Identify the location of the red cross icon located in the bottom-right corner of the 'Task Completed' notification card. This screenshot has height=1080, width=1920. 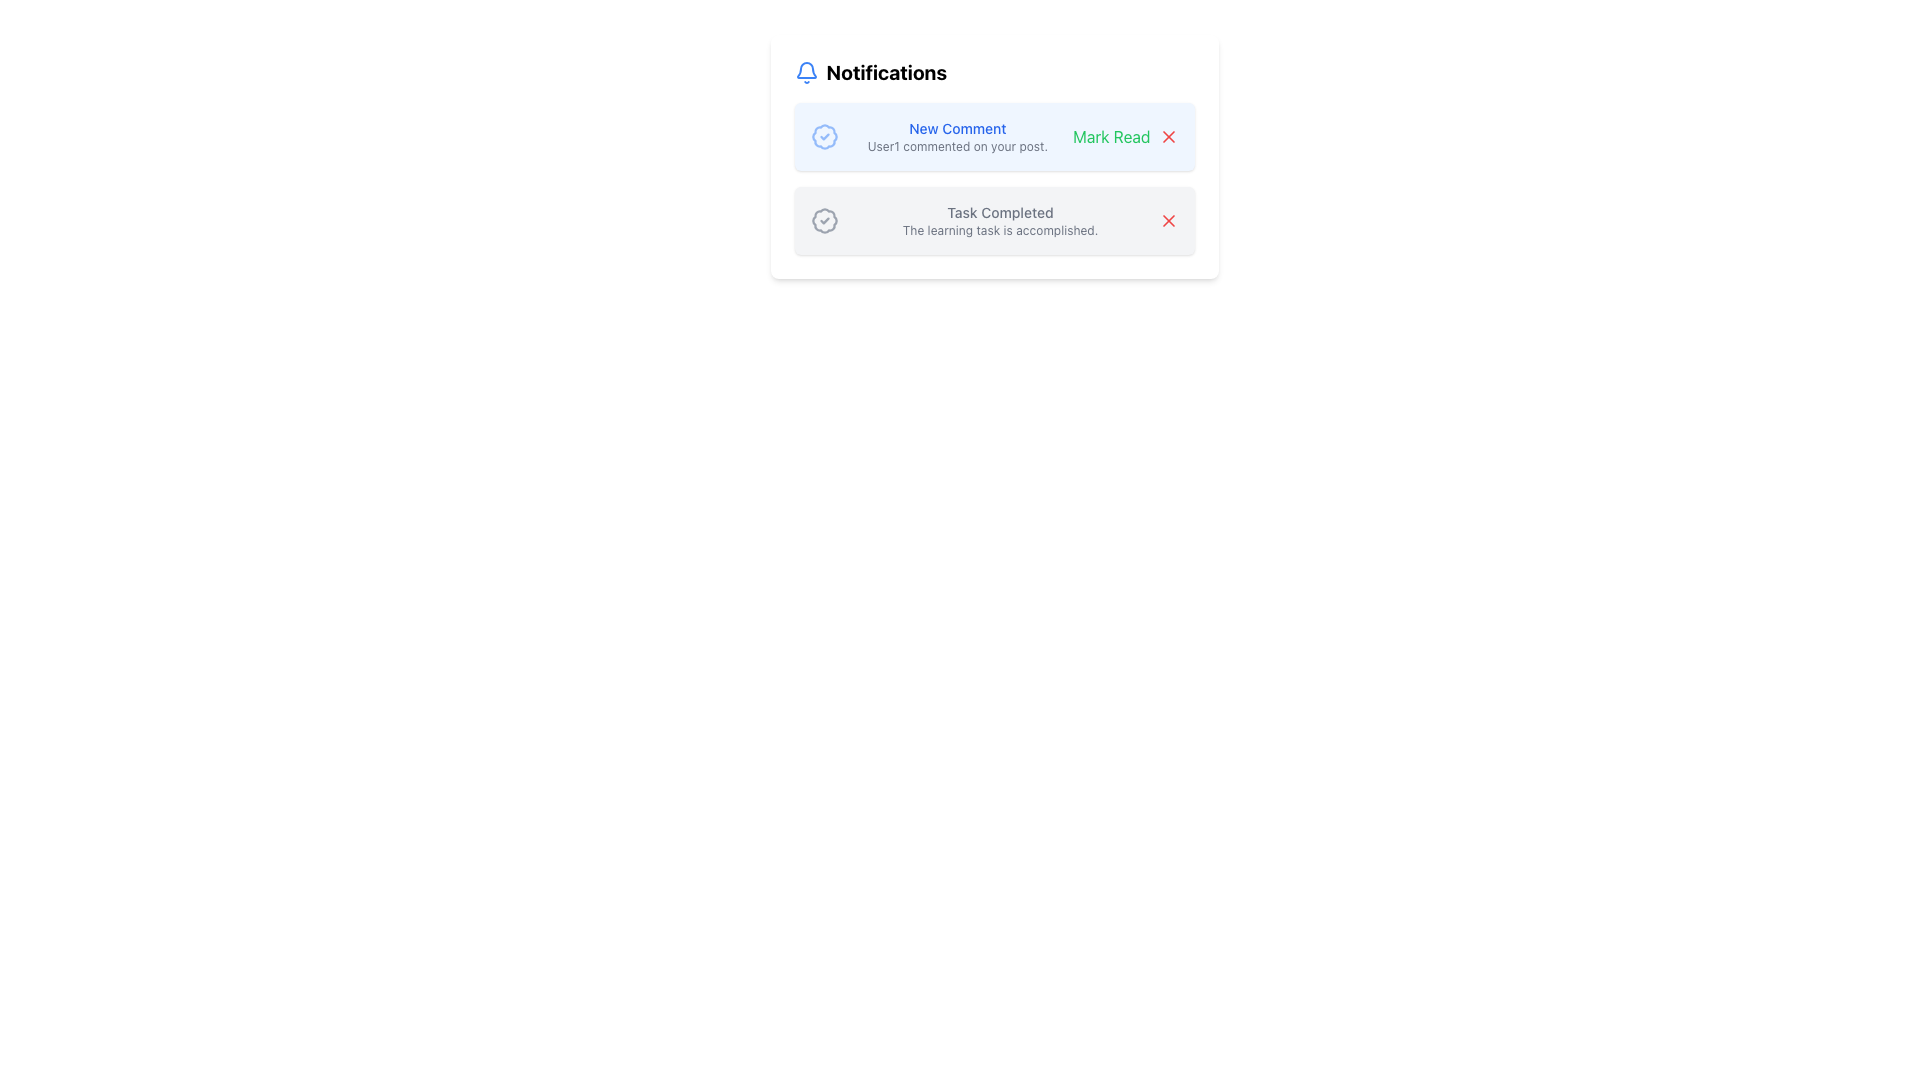
(1168, 220).